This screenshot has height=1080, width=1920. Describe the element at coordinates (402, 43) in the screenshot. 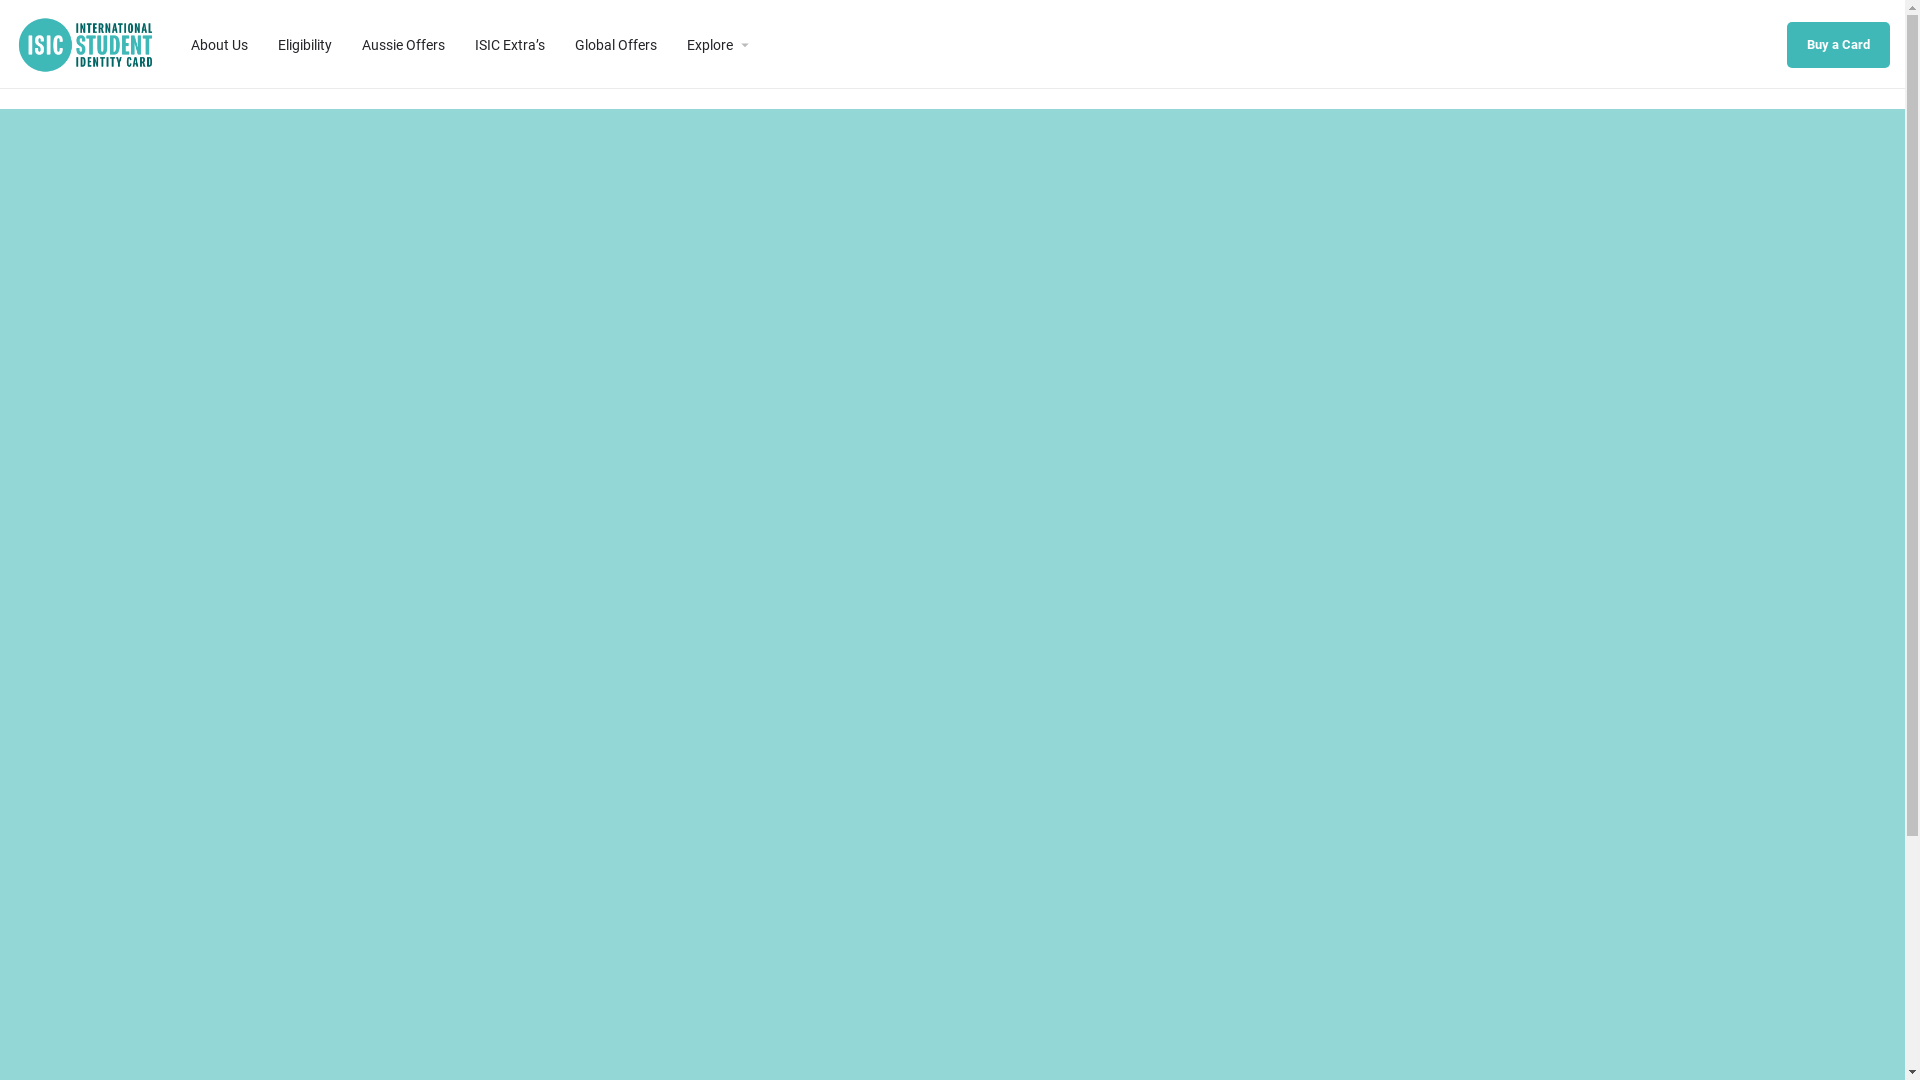

I see `'Aussie Offers'` at that location.